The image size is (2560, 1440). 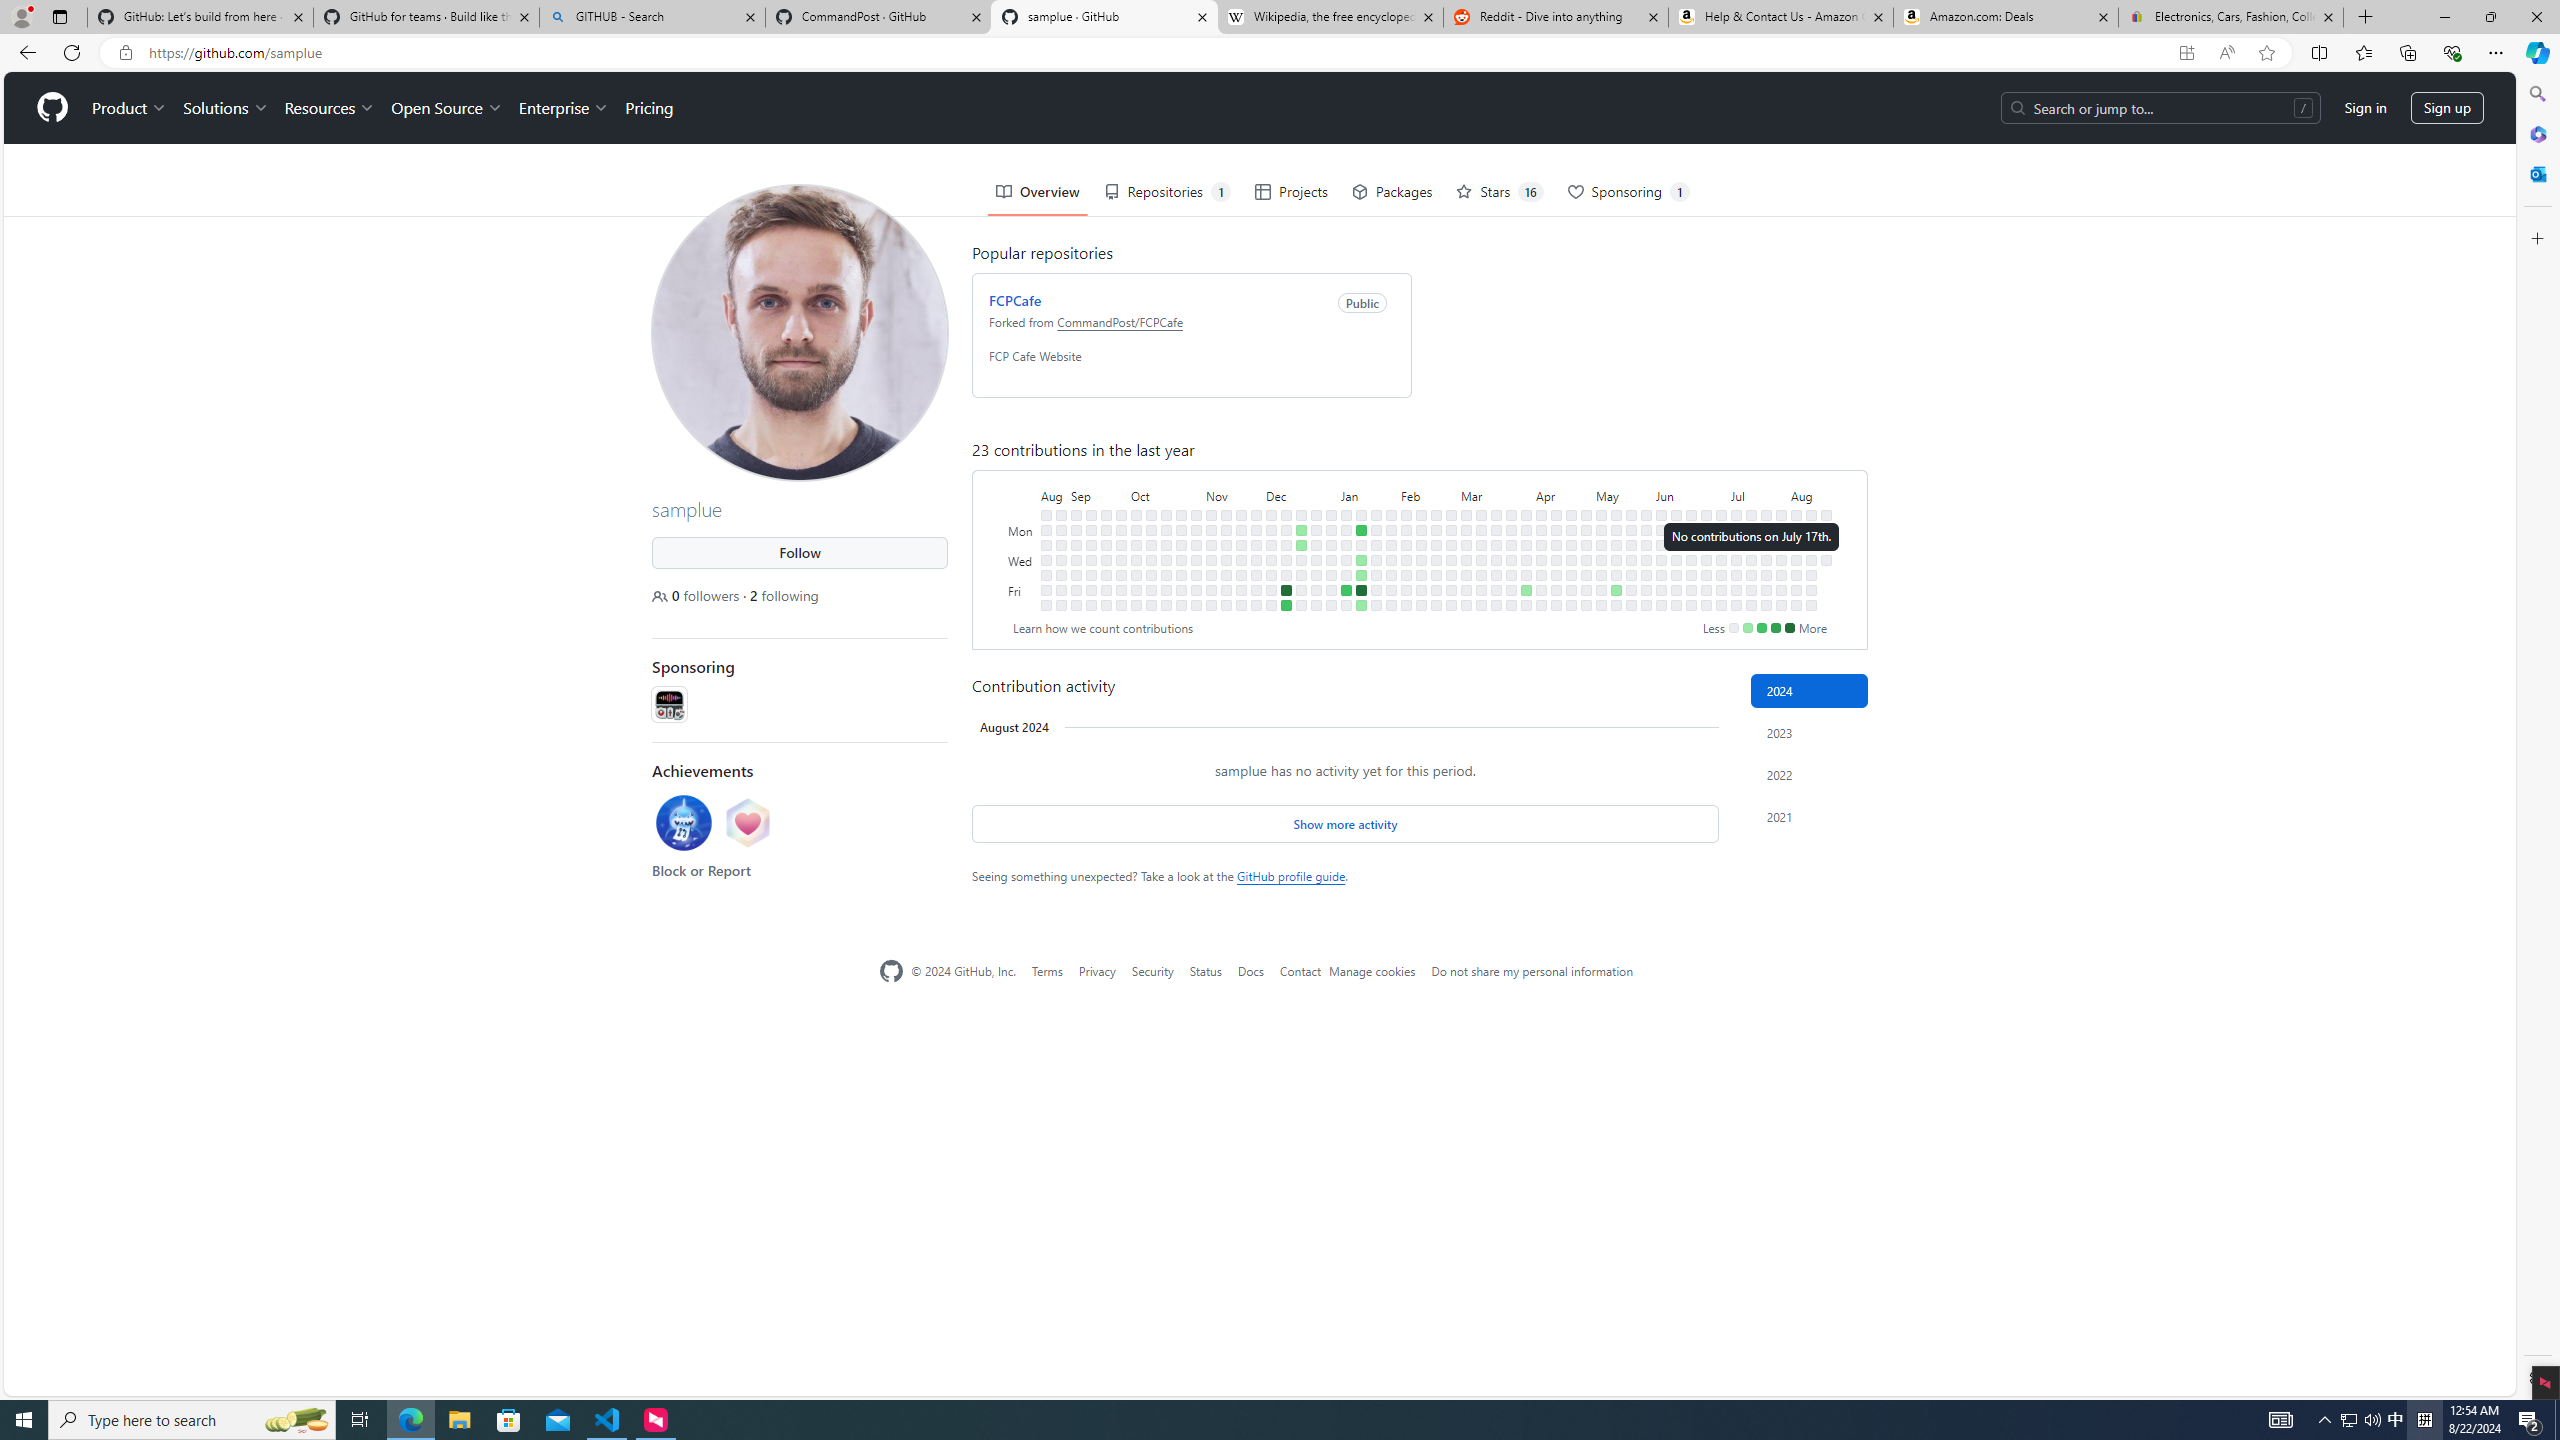 I want to click on 'No contributions on March 14th.', so click(x=1481, y=574).